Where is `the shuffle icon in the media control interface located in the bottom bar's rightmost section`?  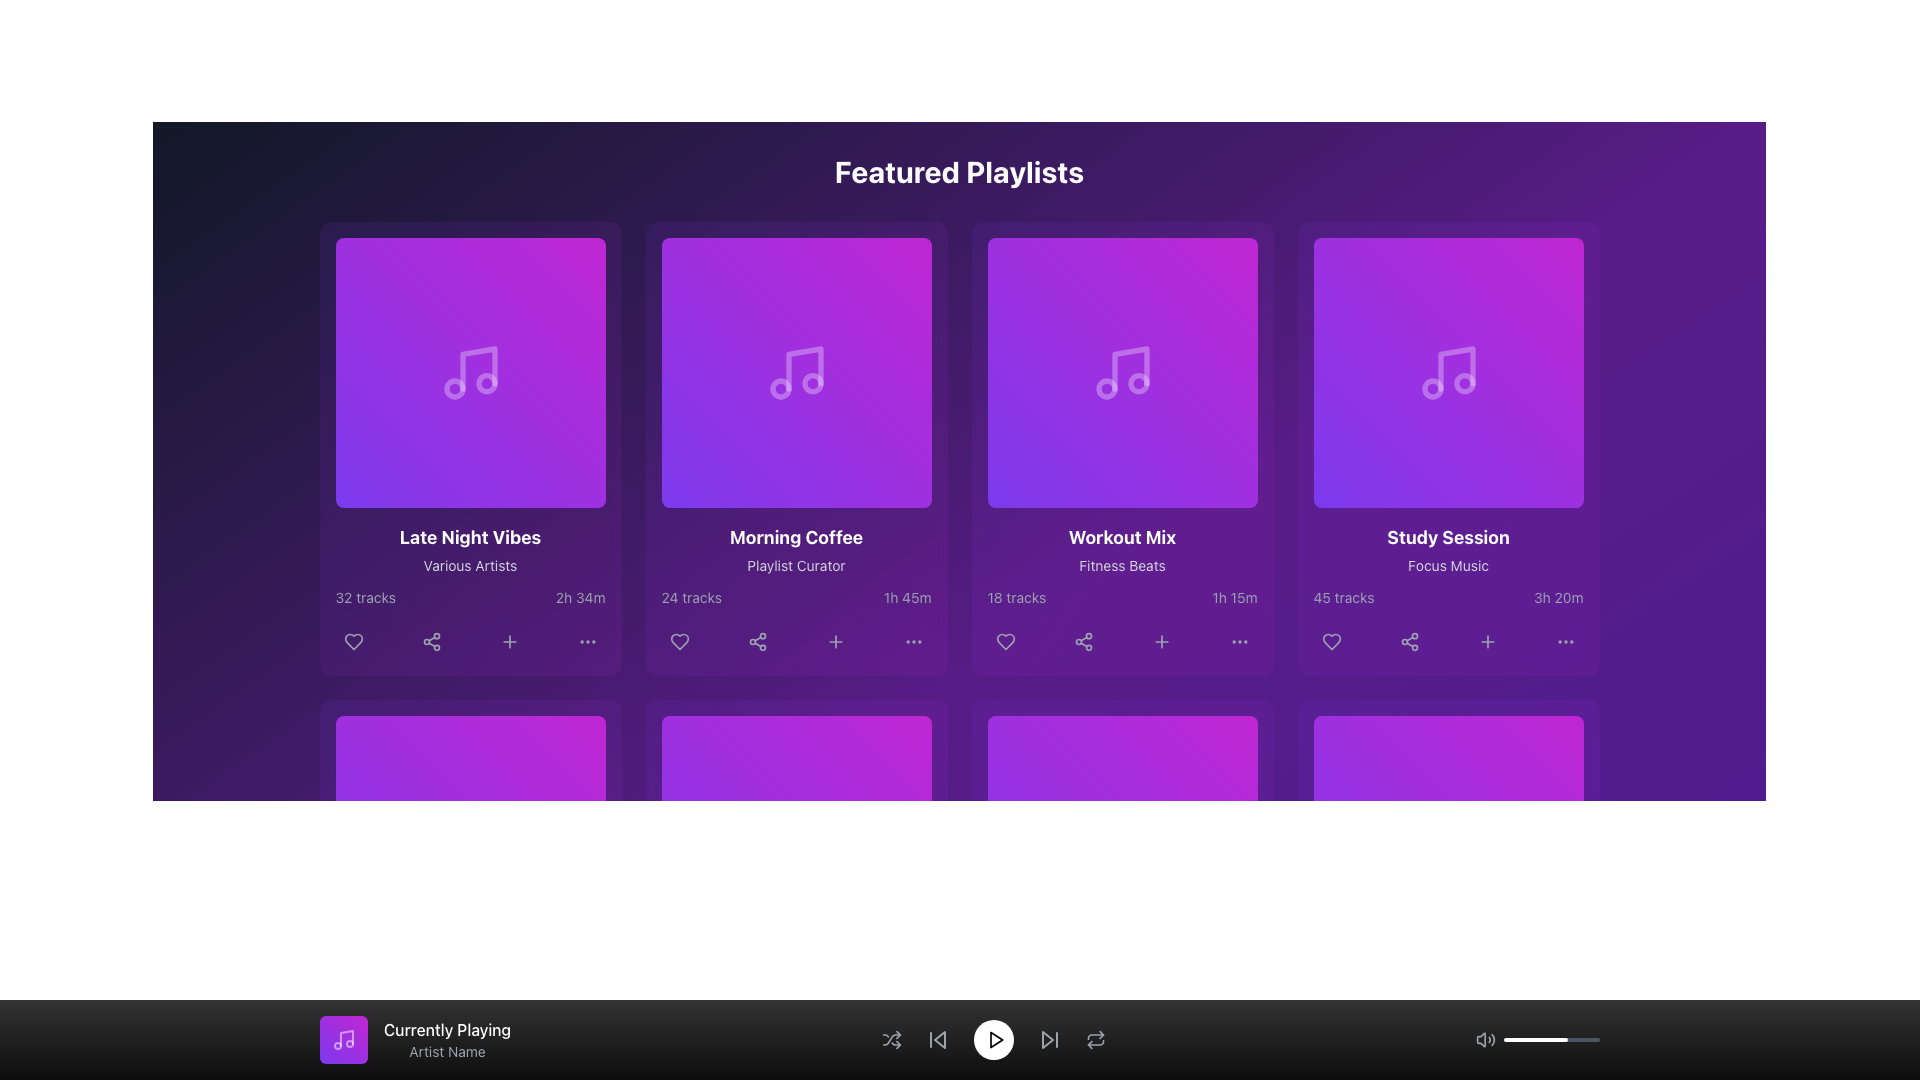
the shuffle icon in the media control interface located in the bottom bar's rightmost section is located at coordinates (890, 1039).